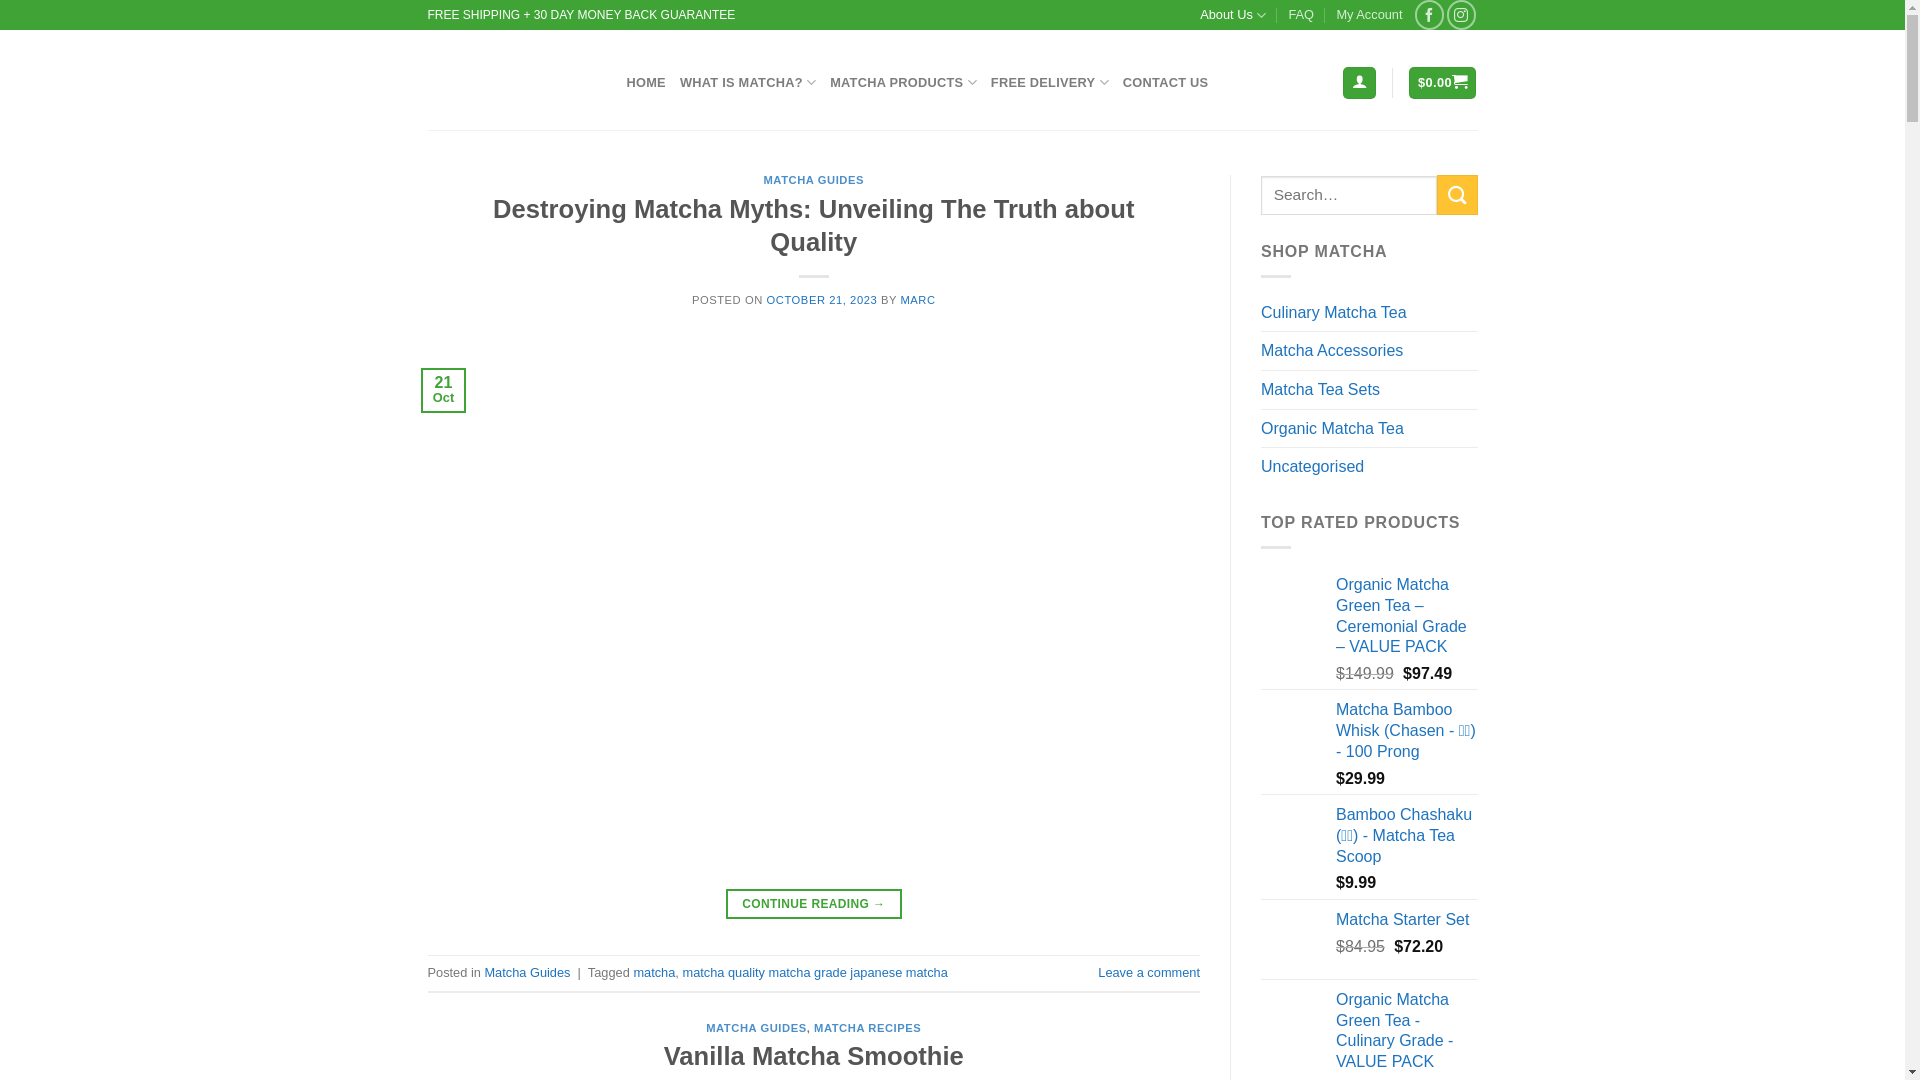 This screenshot has height=1080, width=1920. What do you see at coordinates (1232, 15) in the screenshot?
I see `'About Us'` at bounding box center [1232, 15].